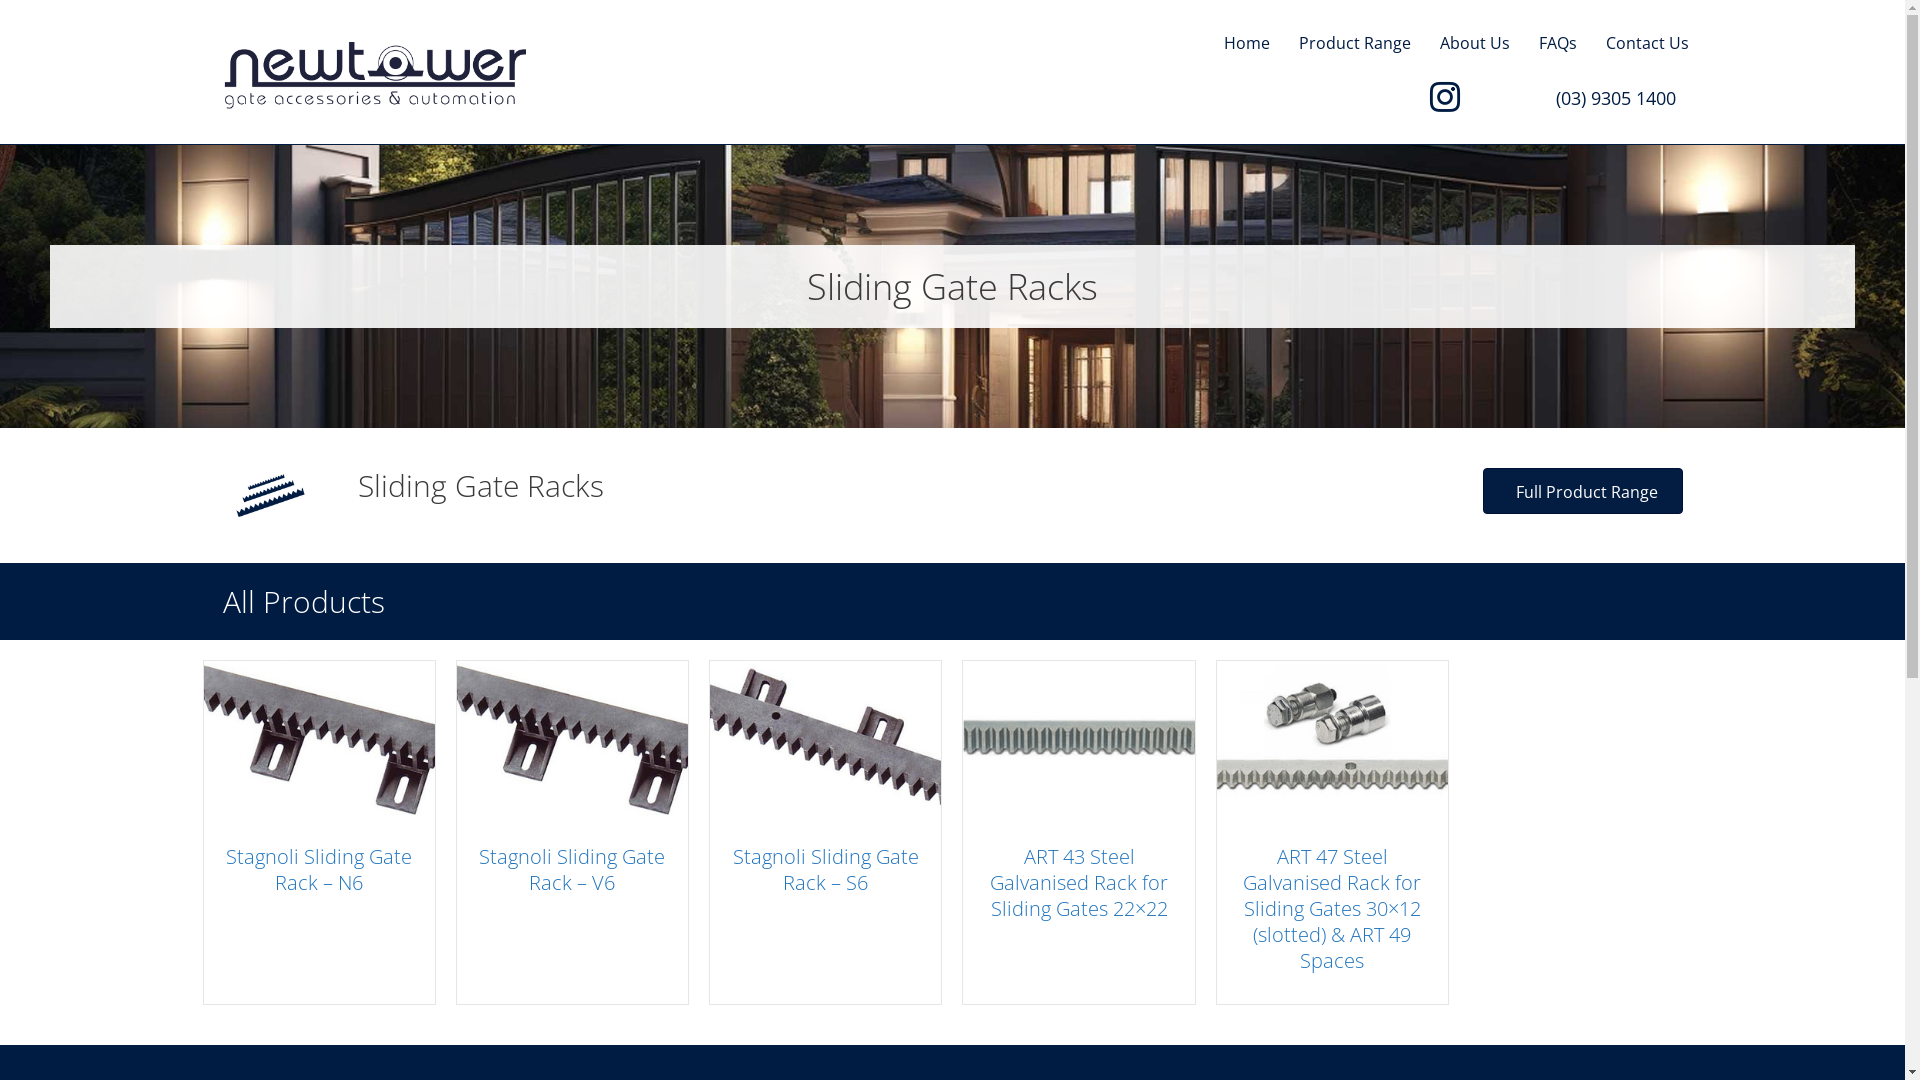  What do you see at coordinates (268, 495) in the screenshot?
I see `'tracks'` at bounding box center [268, 495].